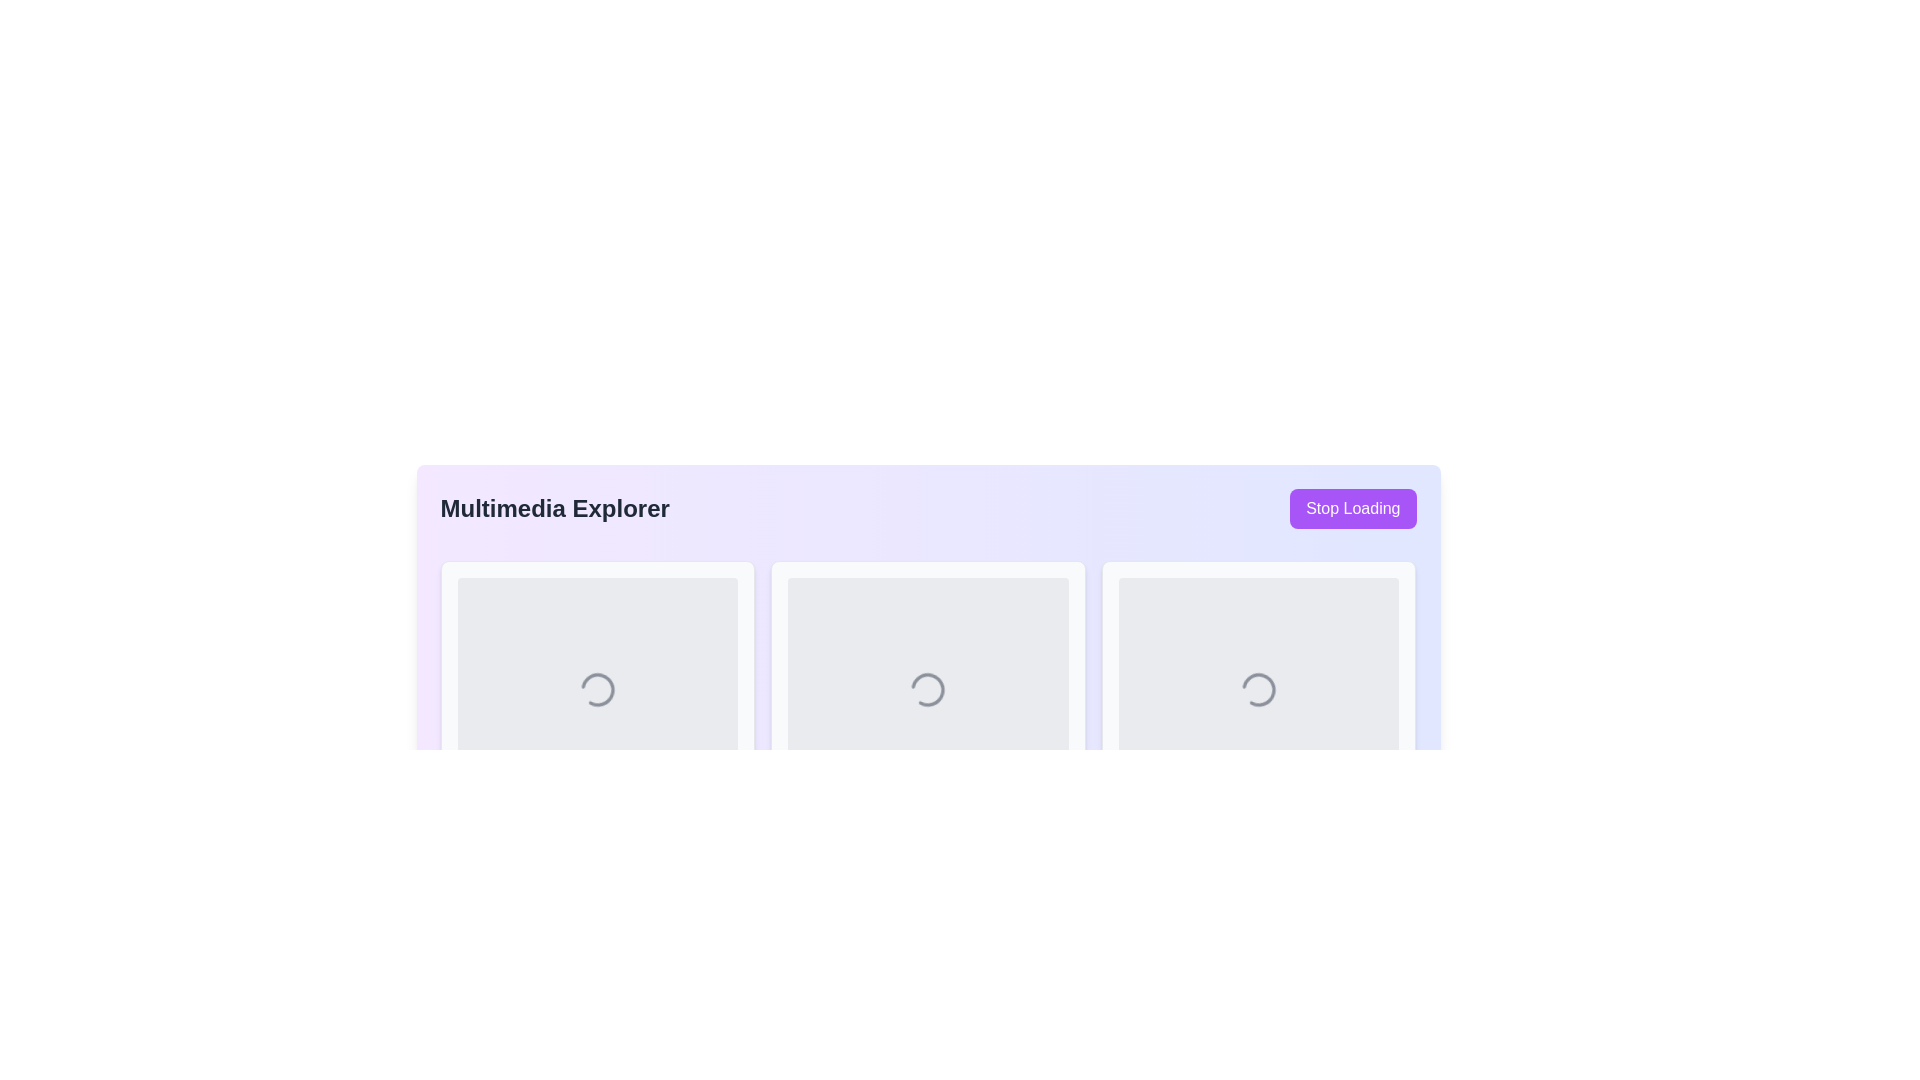 The width and height of the screenshot is (1920, 1080). I want to click on the central circular loader animation spinner icon, so click(927, 689).